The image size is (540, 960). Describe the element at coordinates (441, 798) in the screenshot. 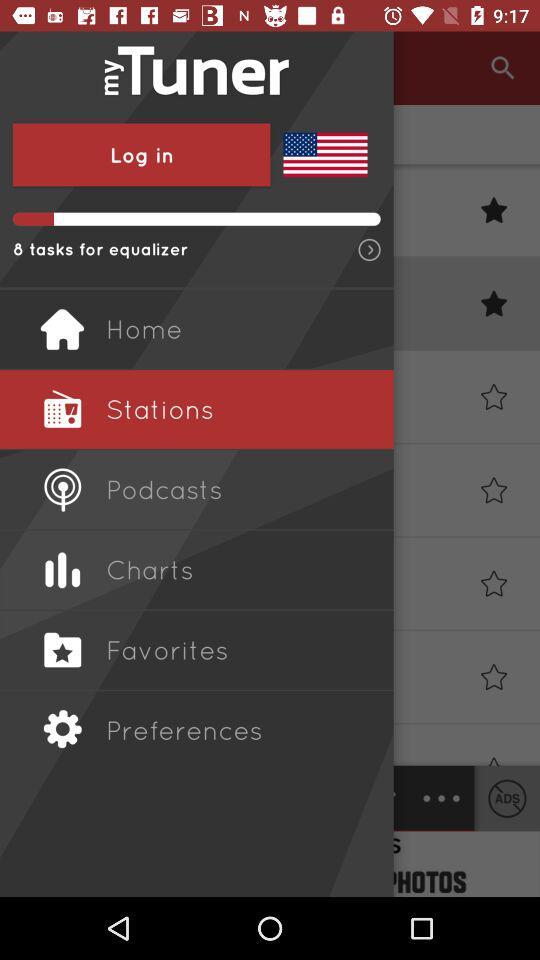

I see `the more icon` at that location.